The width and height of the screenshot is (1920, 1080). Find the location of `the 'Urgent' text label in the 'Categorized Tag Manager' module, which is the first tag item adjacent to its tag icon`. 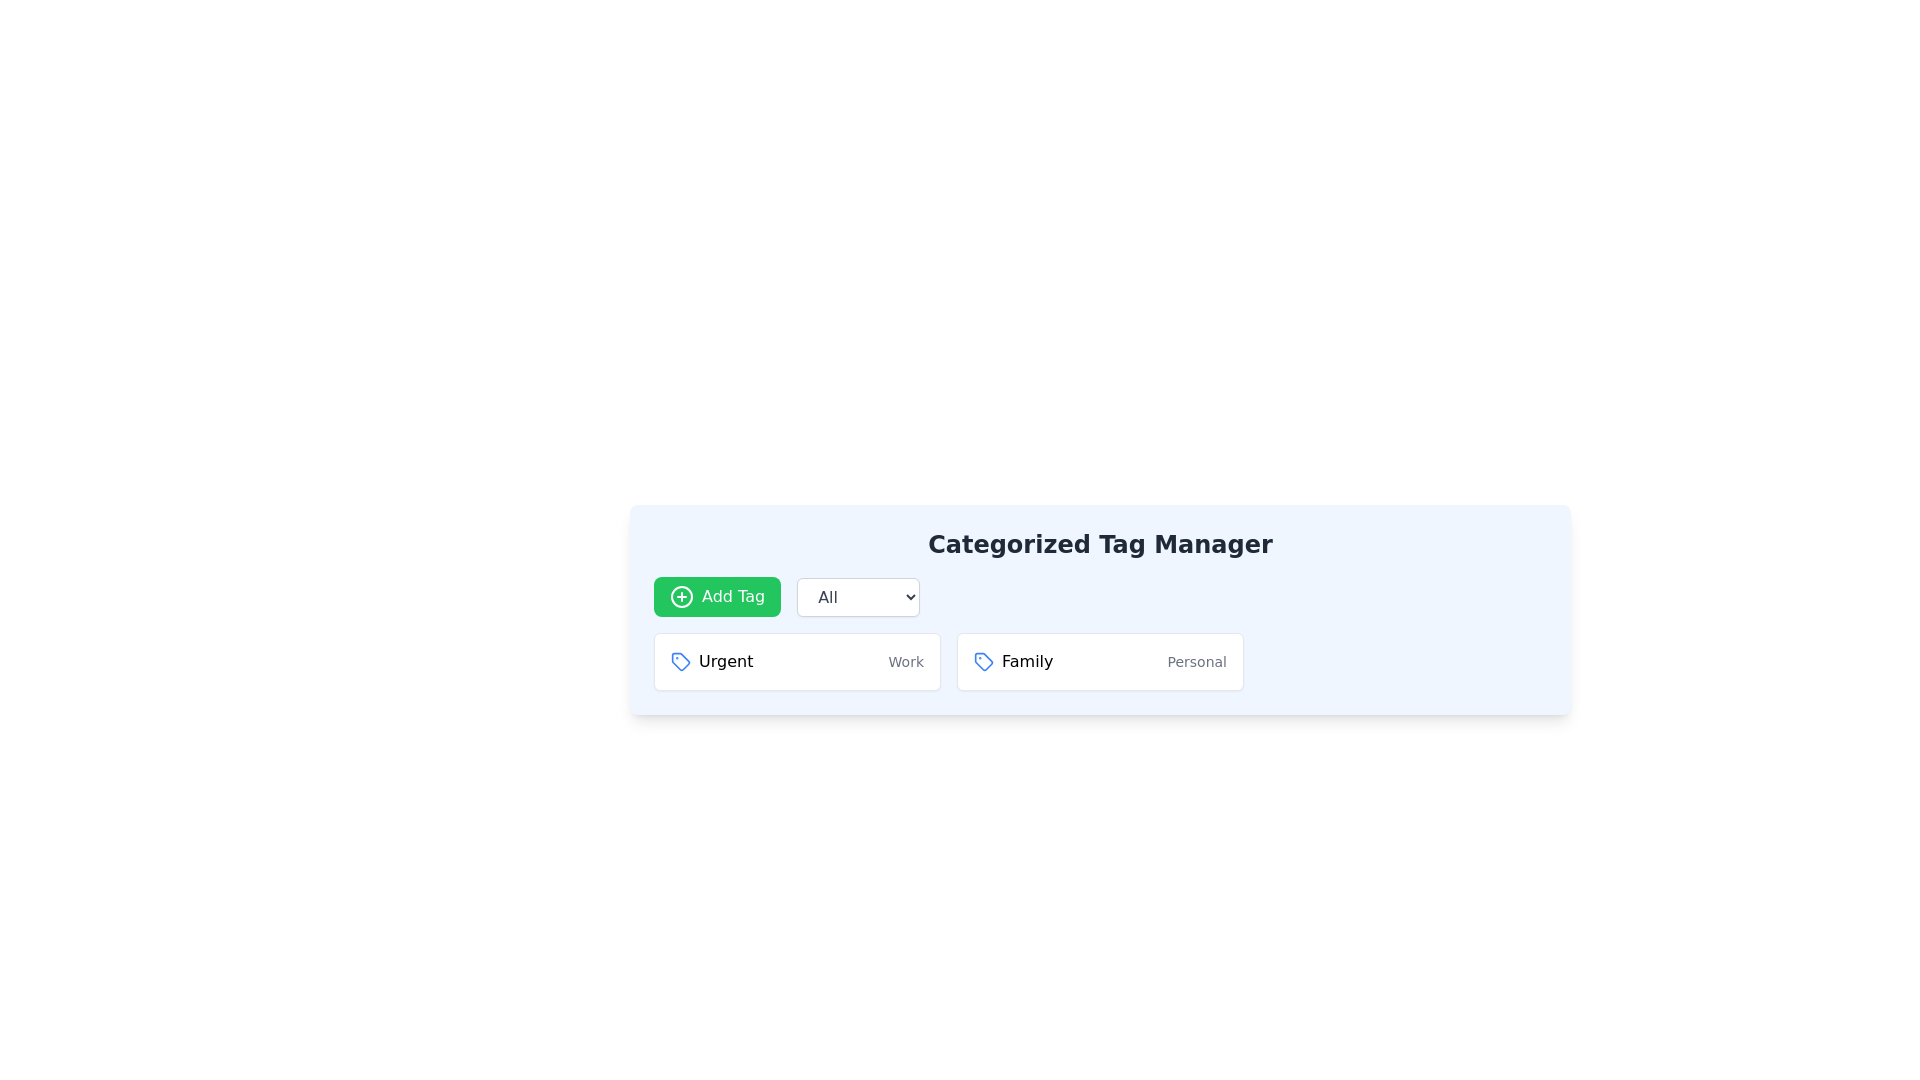

the 'Urgent' text label in the 'Categorized Tag Manager' module, which is the first tag item adjacent to its tag icon is located at coordinates (725, 662).